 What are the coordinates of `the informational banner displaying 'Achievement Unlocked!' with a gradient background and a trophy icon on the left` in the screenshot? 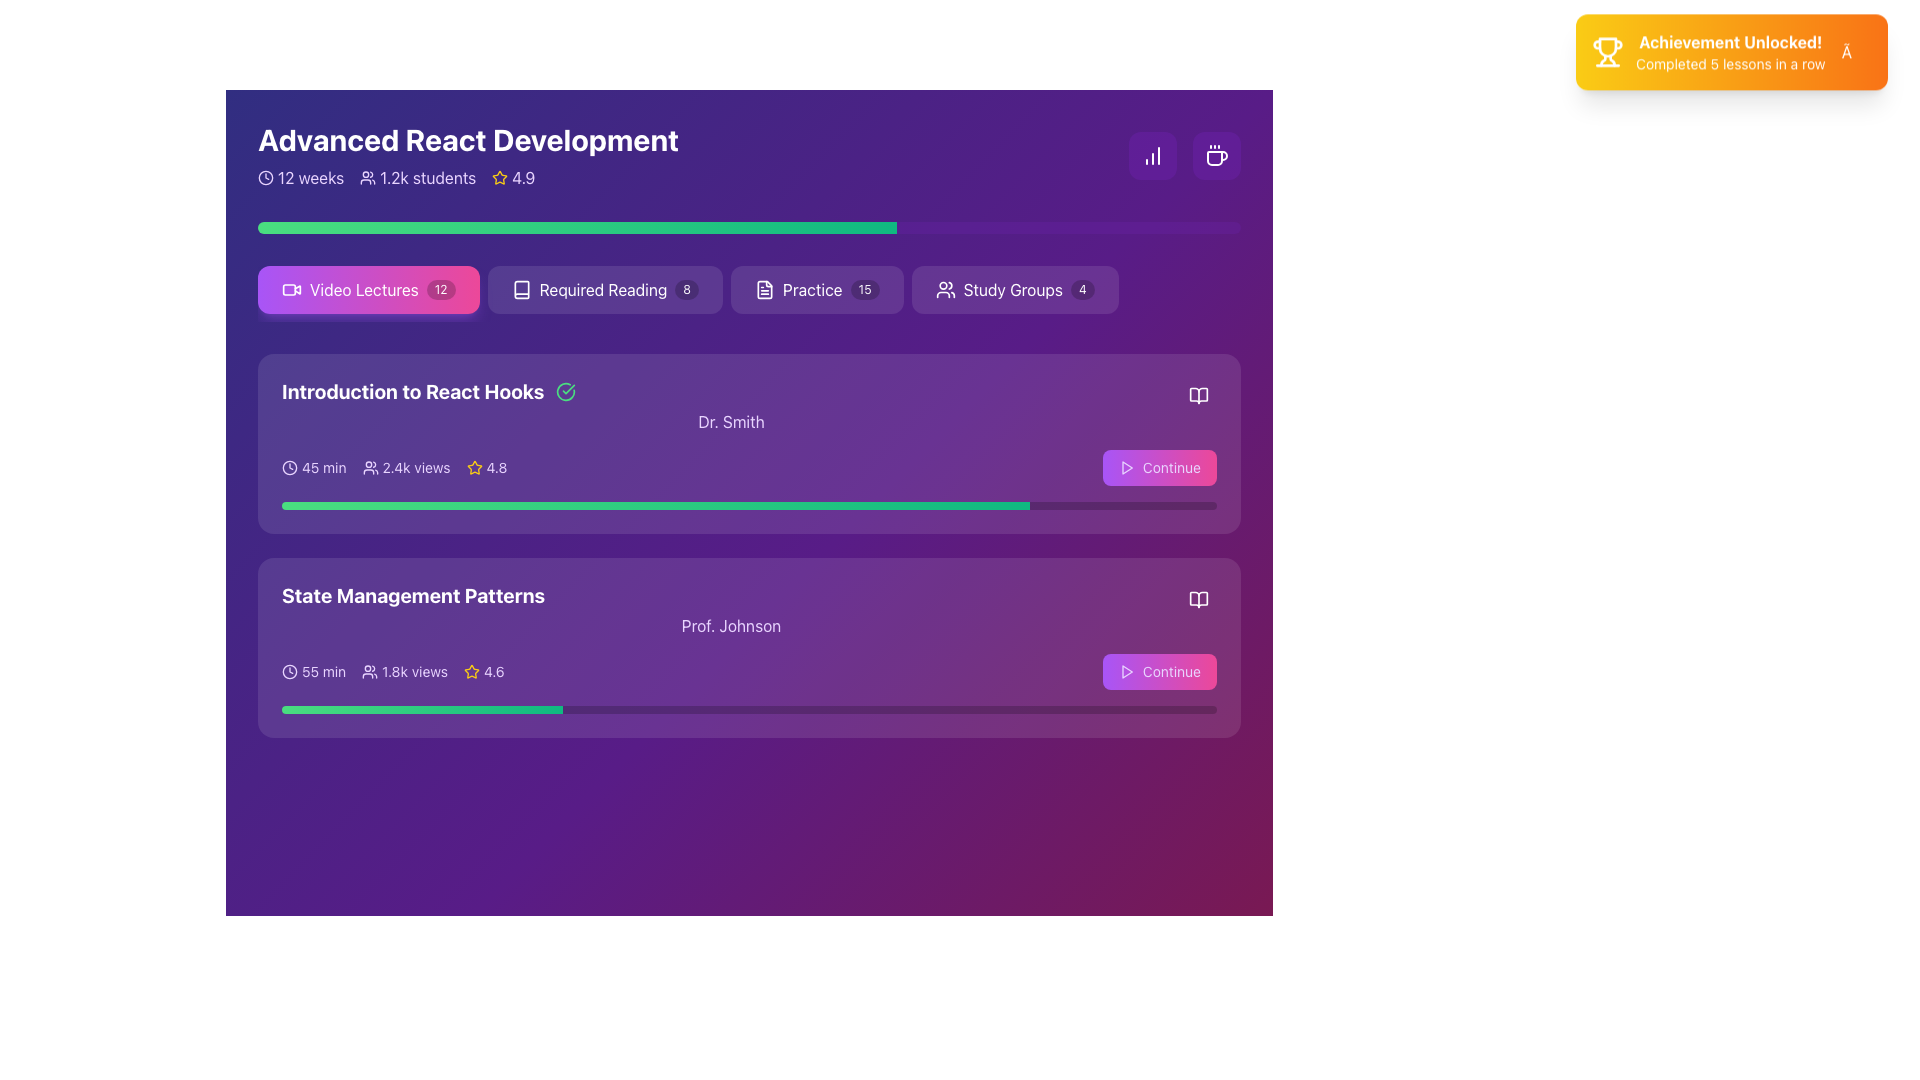 It's located at (1729, 59).